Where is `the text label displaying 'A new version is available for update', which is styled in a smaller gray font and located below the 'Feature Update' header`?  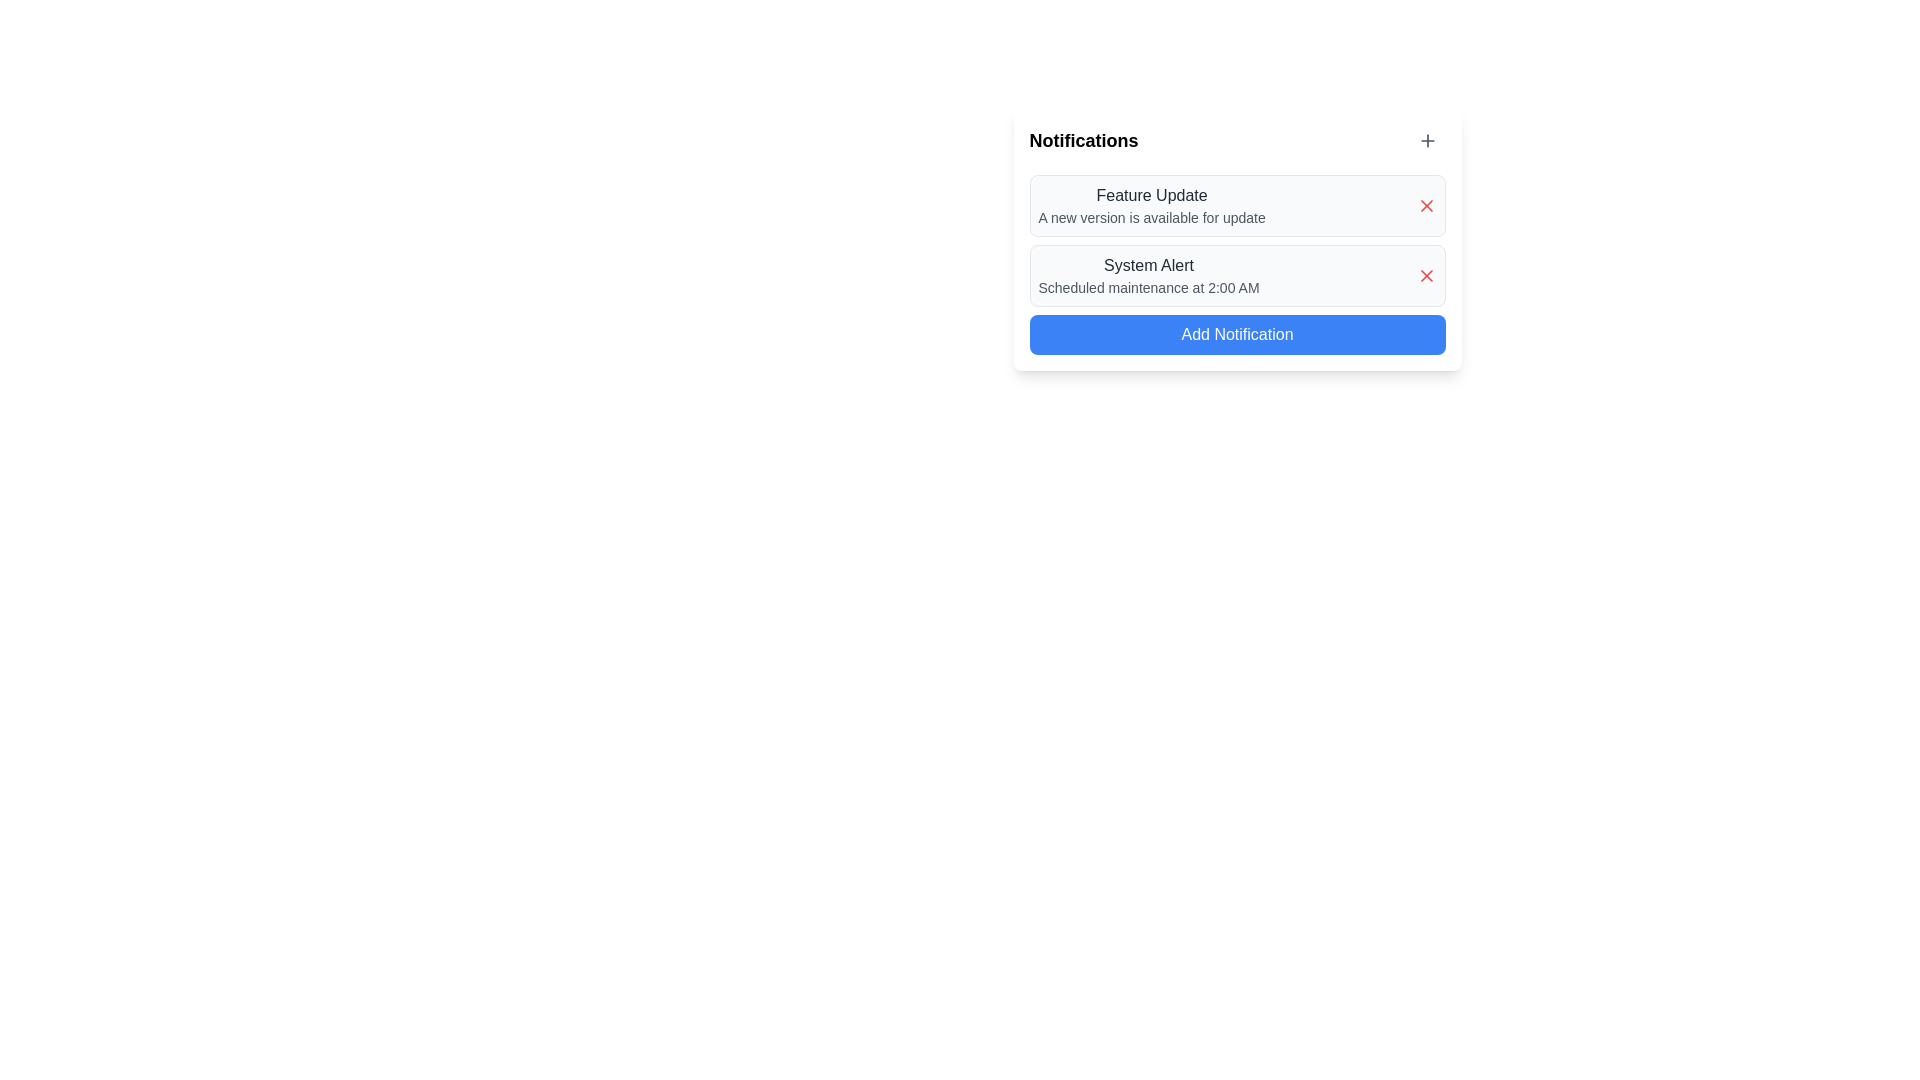
the text label displaying 'A new version is available for update', which is styled in a smaller gray font and located below the 'Feature Update' header is located at coordinates (1152, 218).